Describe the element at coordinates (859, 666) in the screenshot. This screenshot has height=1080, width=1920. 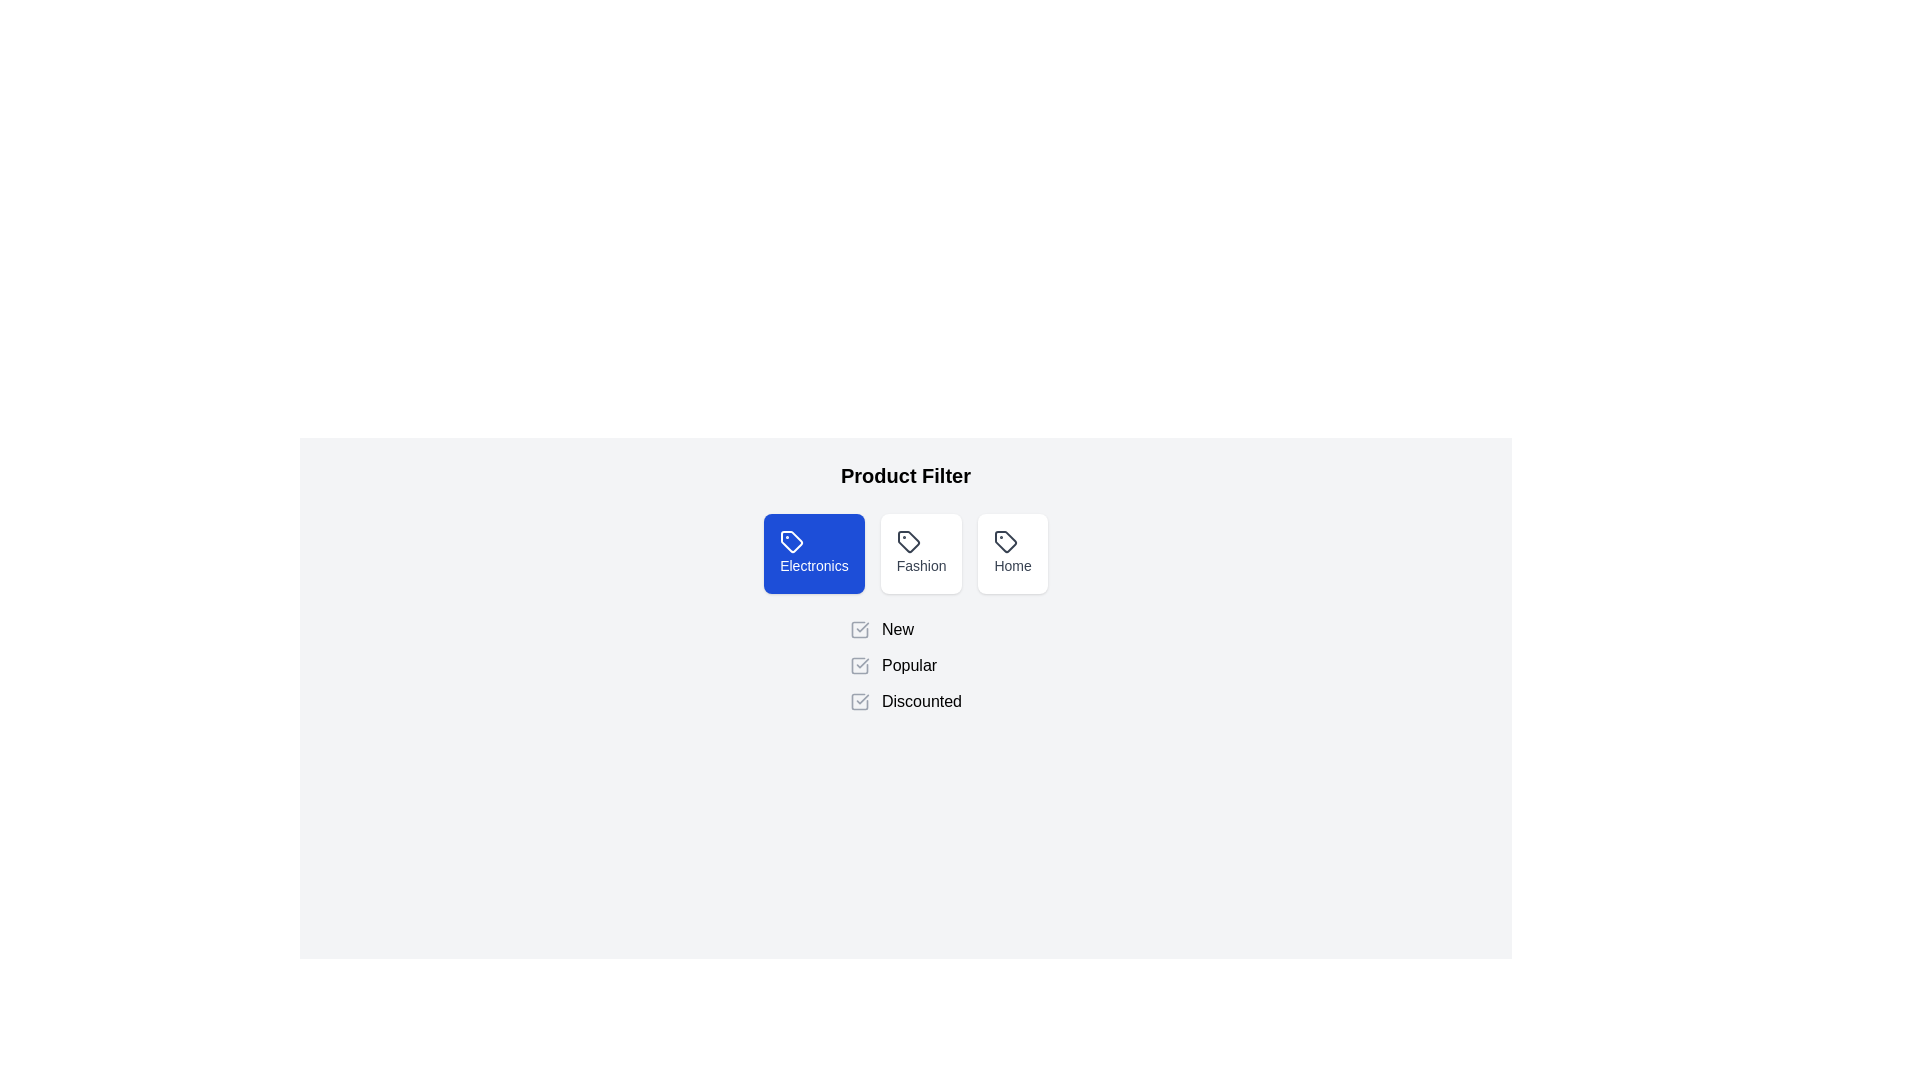
I see `the 'Popular' filter checkbox to toggle its state` at that location.